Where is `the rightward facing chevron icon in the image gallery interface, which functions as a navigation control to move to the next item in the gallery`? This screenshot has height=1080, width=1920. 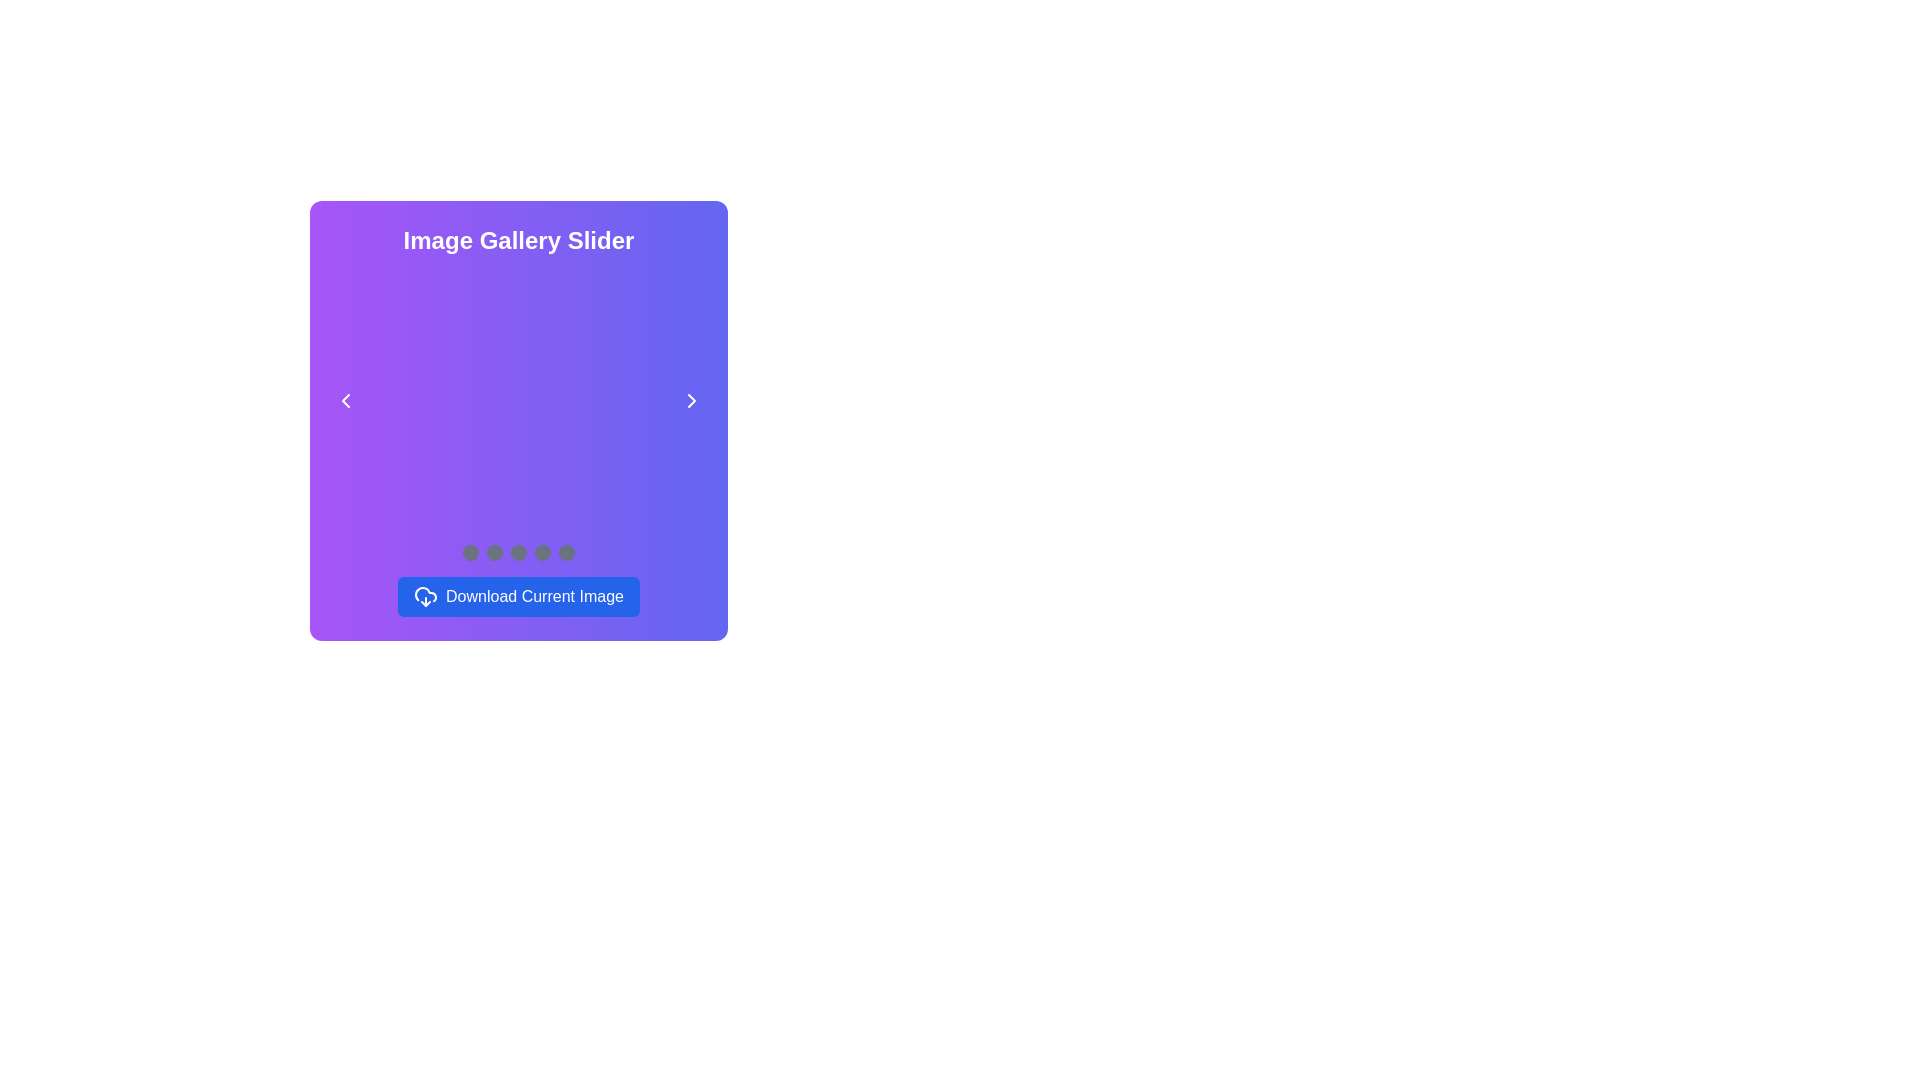
the rightward facing chevron icon in the image gallery interface, which functions as a navigation control to move to the next item in the gallery is located at coordinates (691, 401).